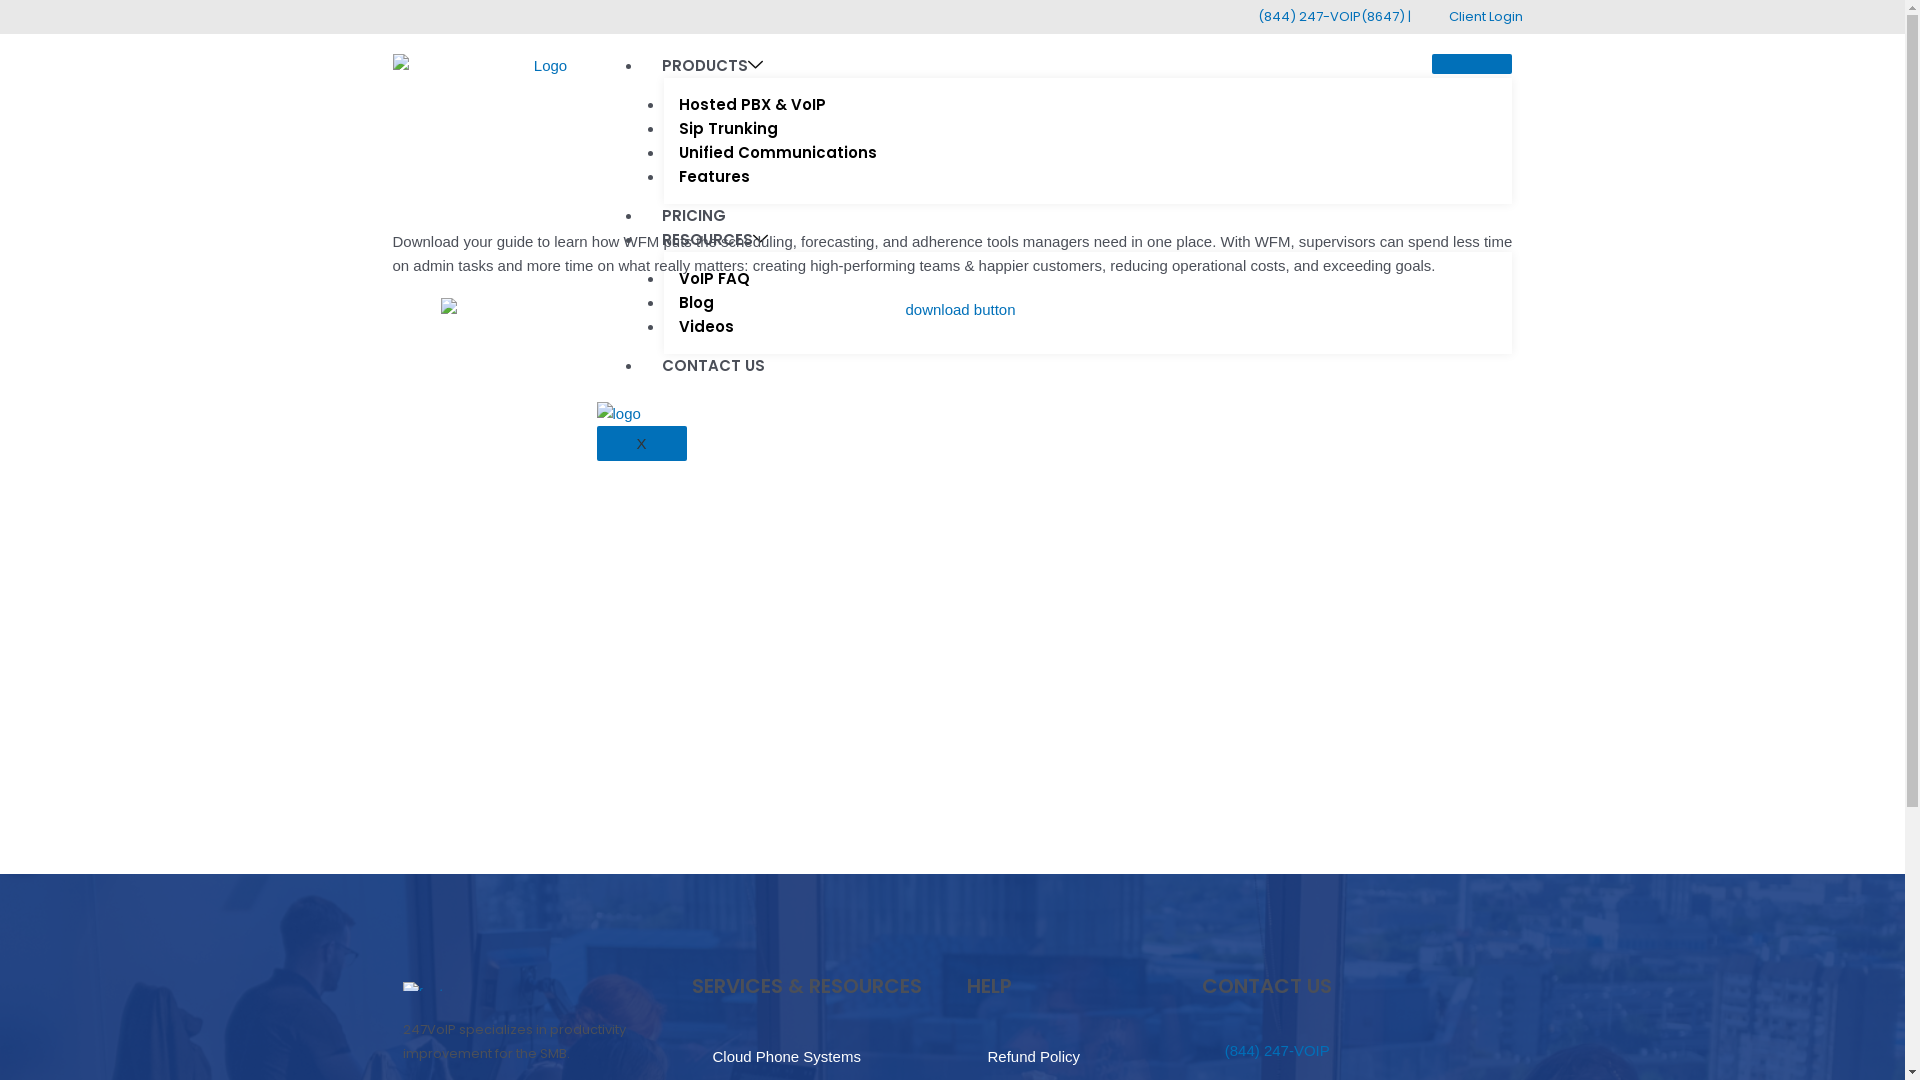 This screenshot has height=1080, width=1920. Describe the element at coordinates (727, 128) in the screenshot. I see `'Sip Trunking'` at that location.